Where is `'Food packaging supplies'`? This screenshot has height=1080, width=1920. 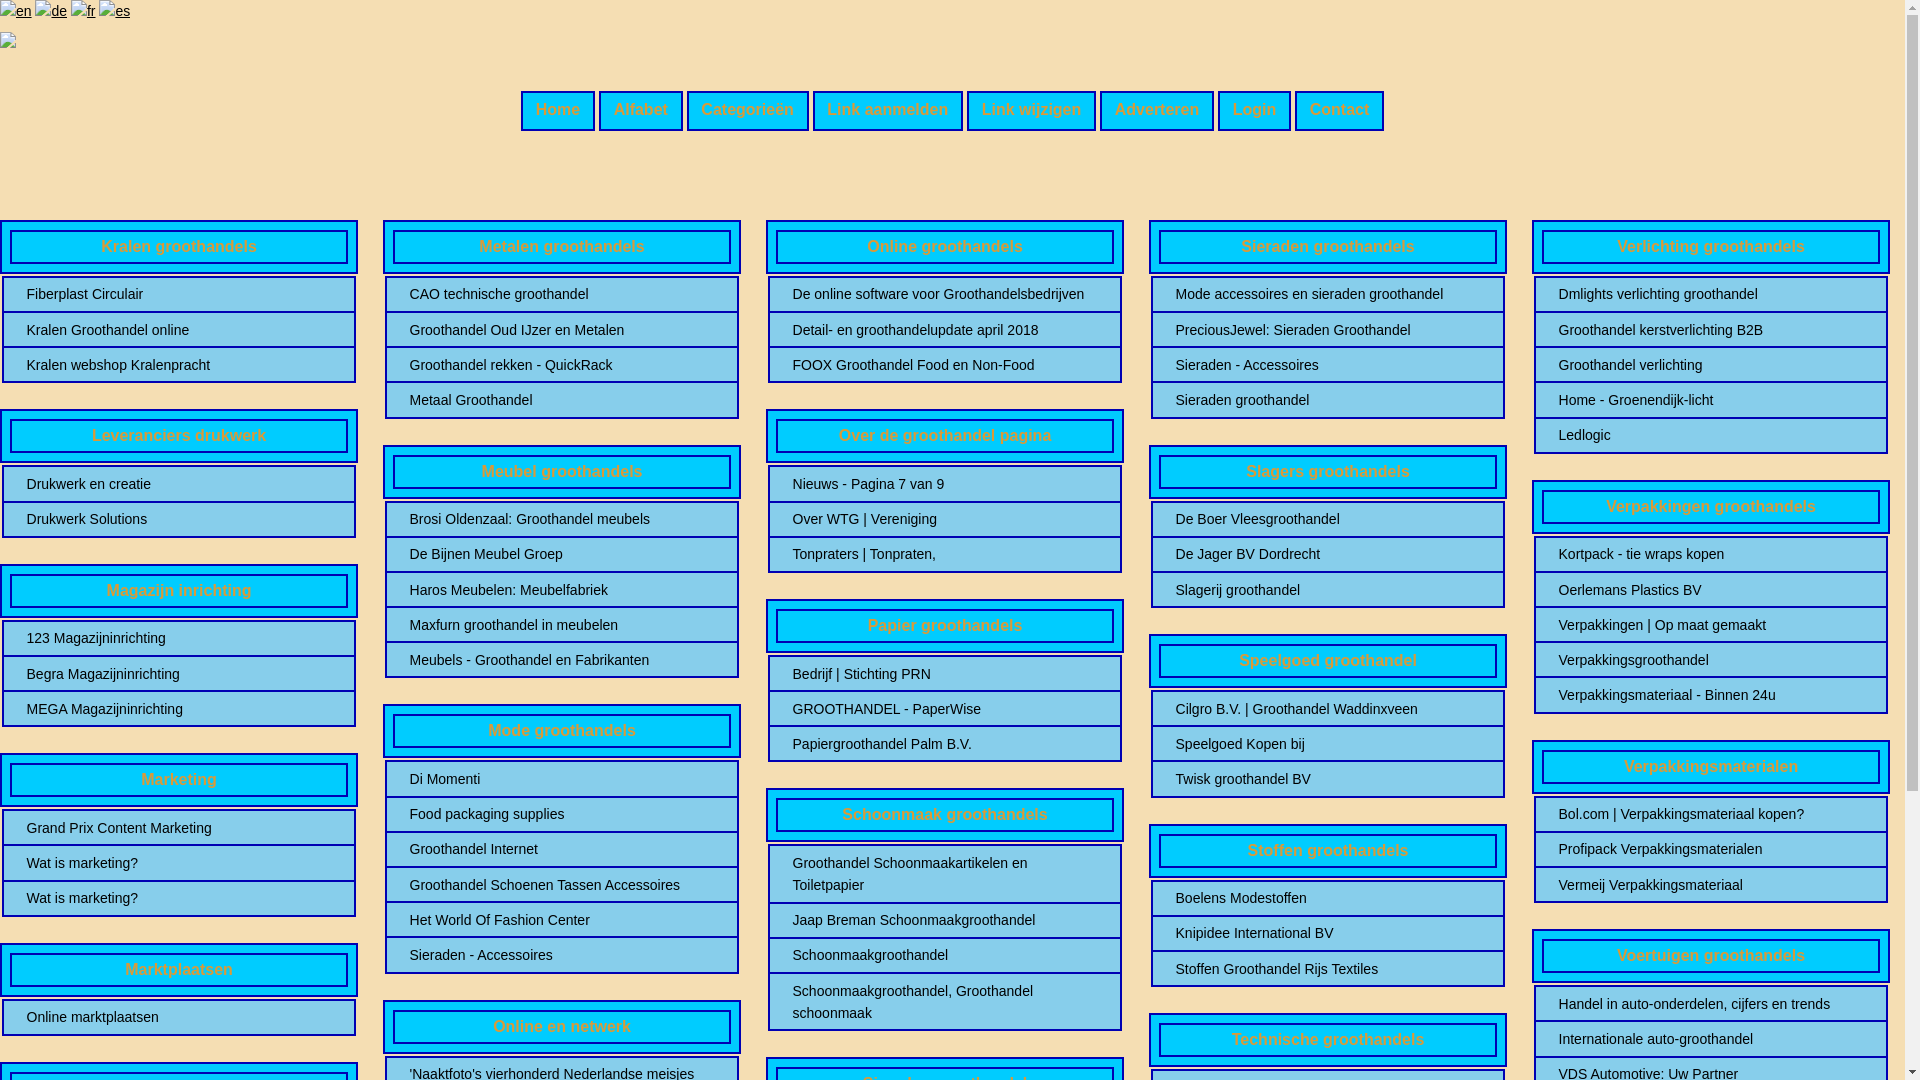 'Food packaging supplies' is located at coordinates (561, 813).